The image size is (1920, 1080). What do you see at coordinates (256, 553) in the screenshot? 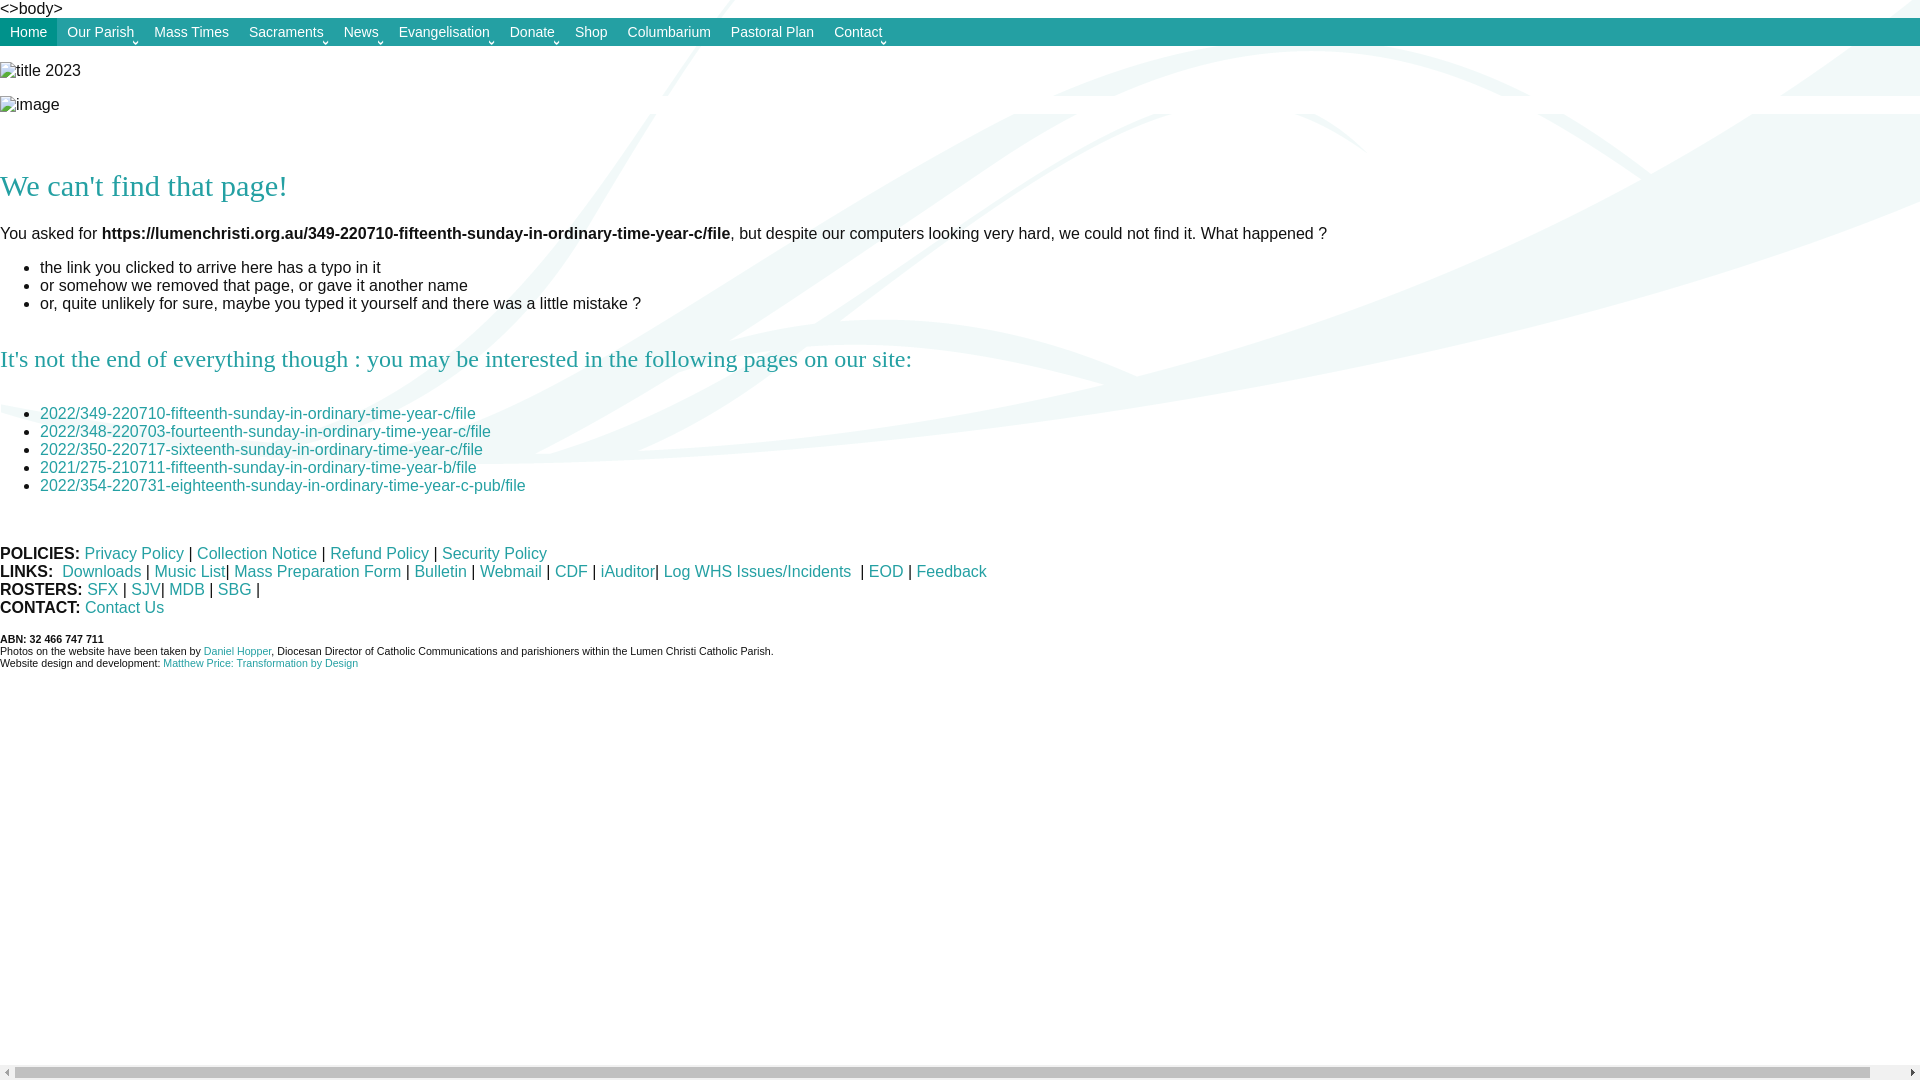
I see `'Collection Notice'` at bounding box center [256, 553].